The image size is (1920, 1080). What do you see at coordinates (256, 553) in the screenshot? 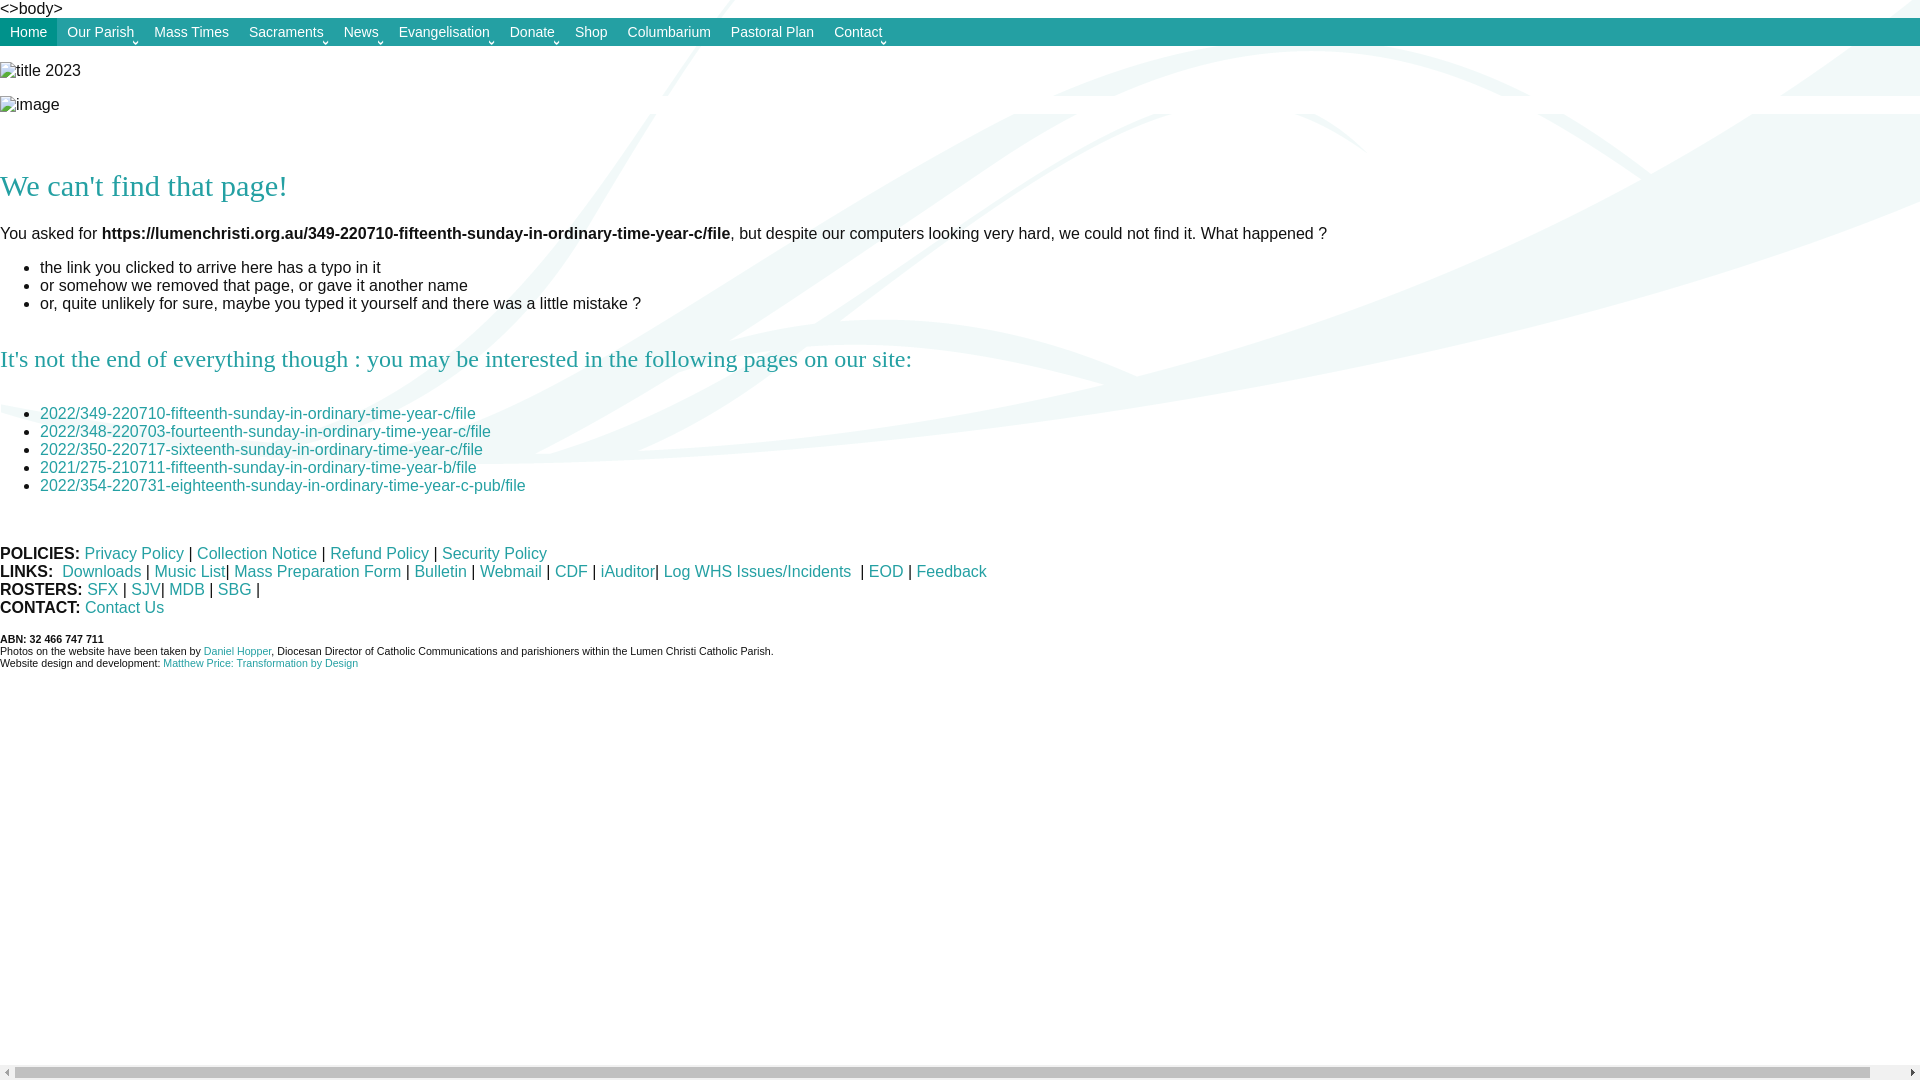
I see `'Collection Notice'` at bounding box center [256, 553].